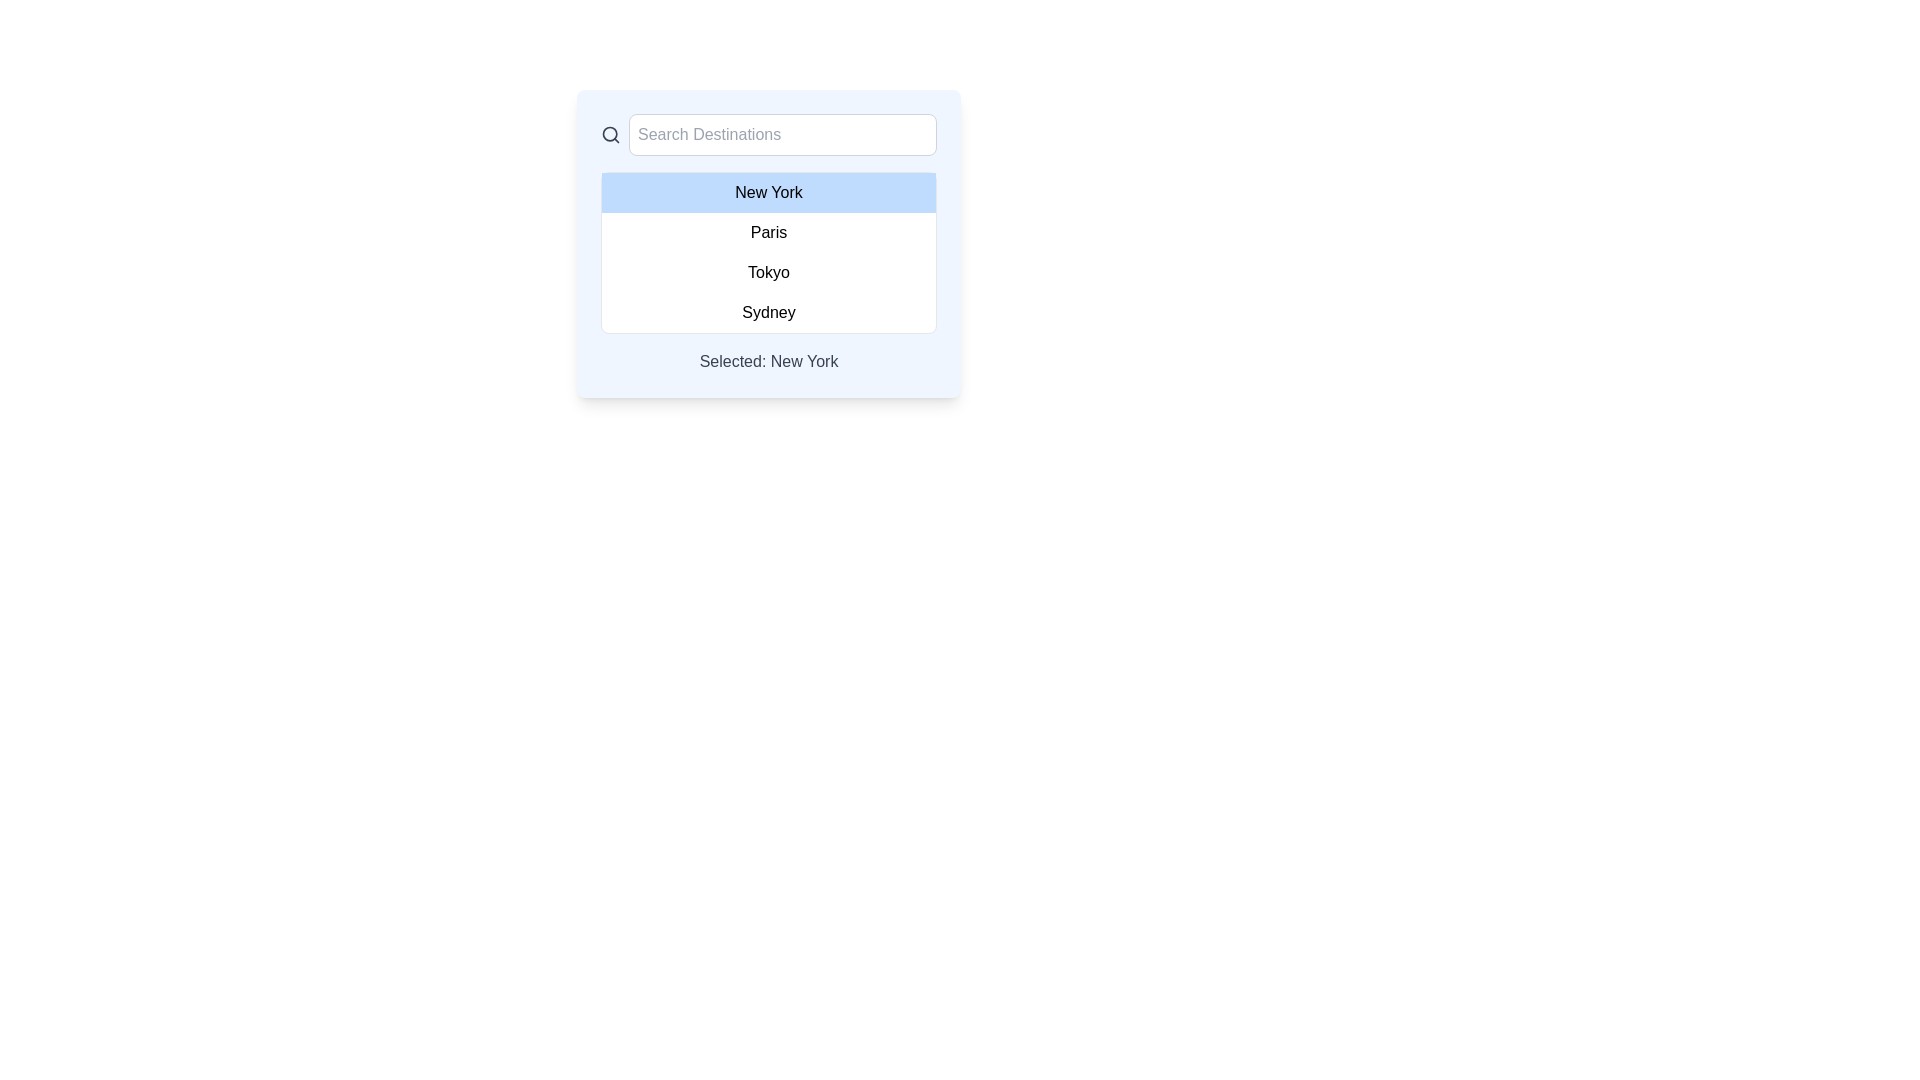 Image resolution: width=1920 pixels, height=1080 pixels. Describe the element at coordinates (767, 192) in the screenshot. I see `text content of the first list item with a light blue background that contains the text 'New York' located directly under the 'Search Destinations' input field` at that location.